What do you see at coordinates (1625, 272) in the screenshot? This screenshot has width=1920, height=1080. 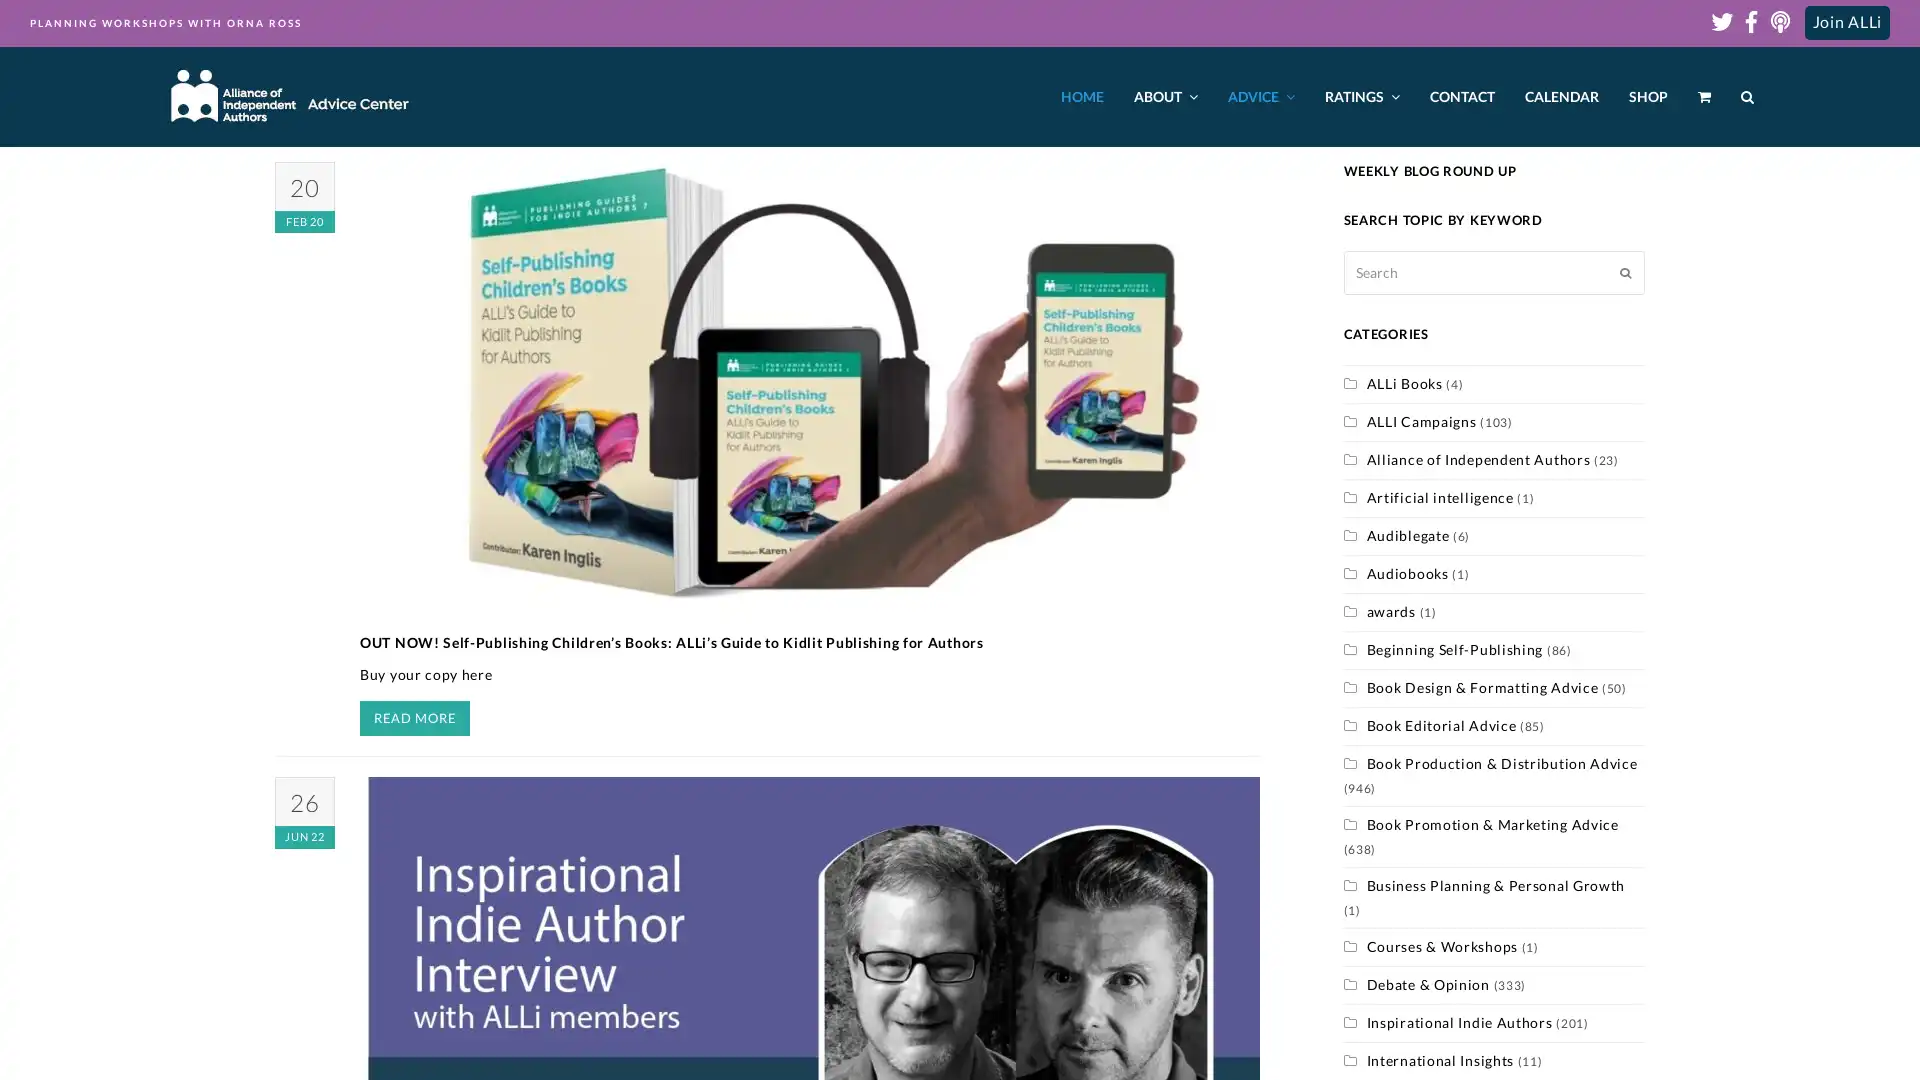 I see `SUBMIT` at bounding box center [1625, 272].